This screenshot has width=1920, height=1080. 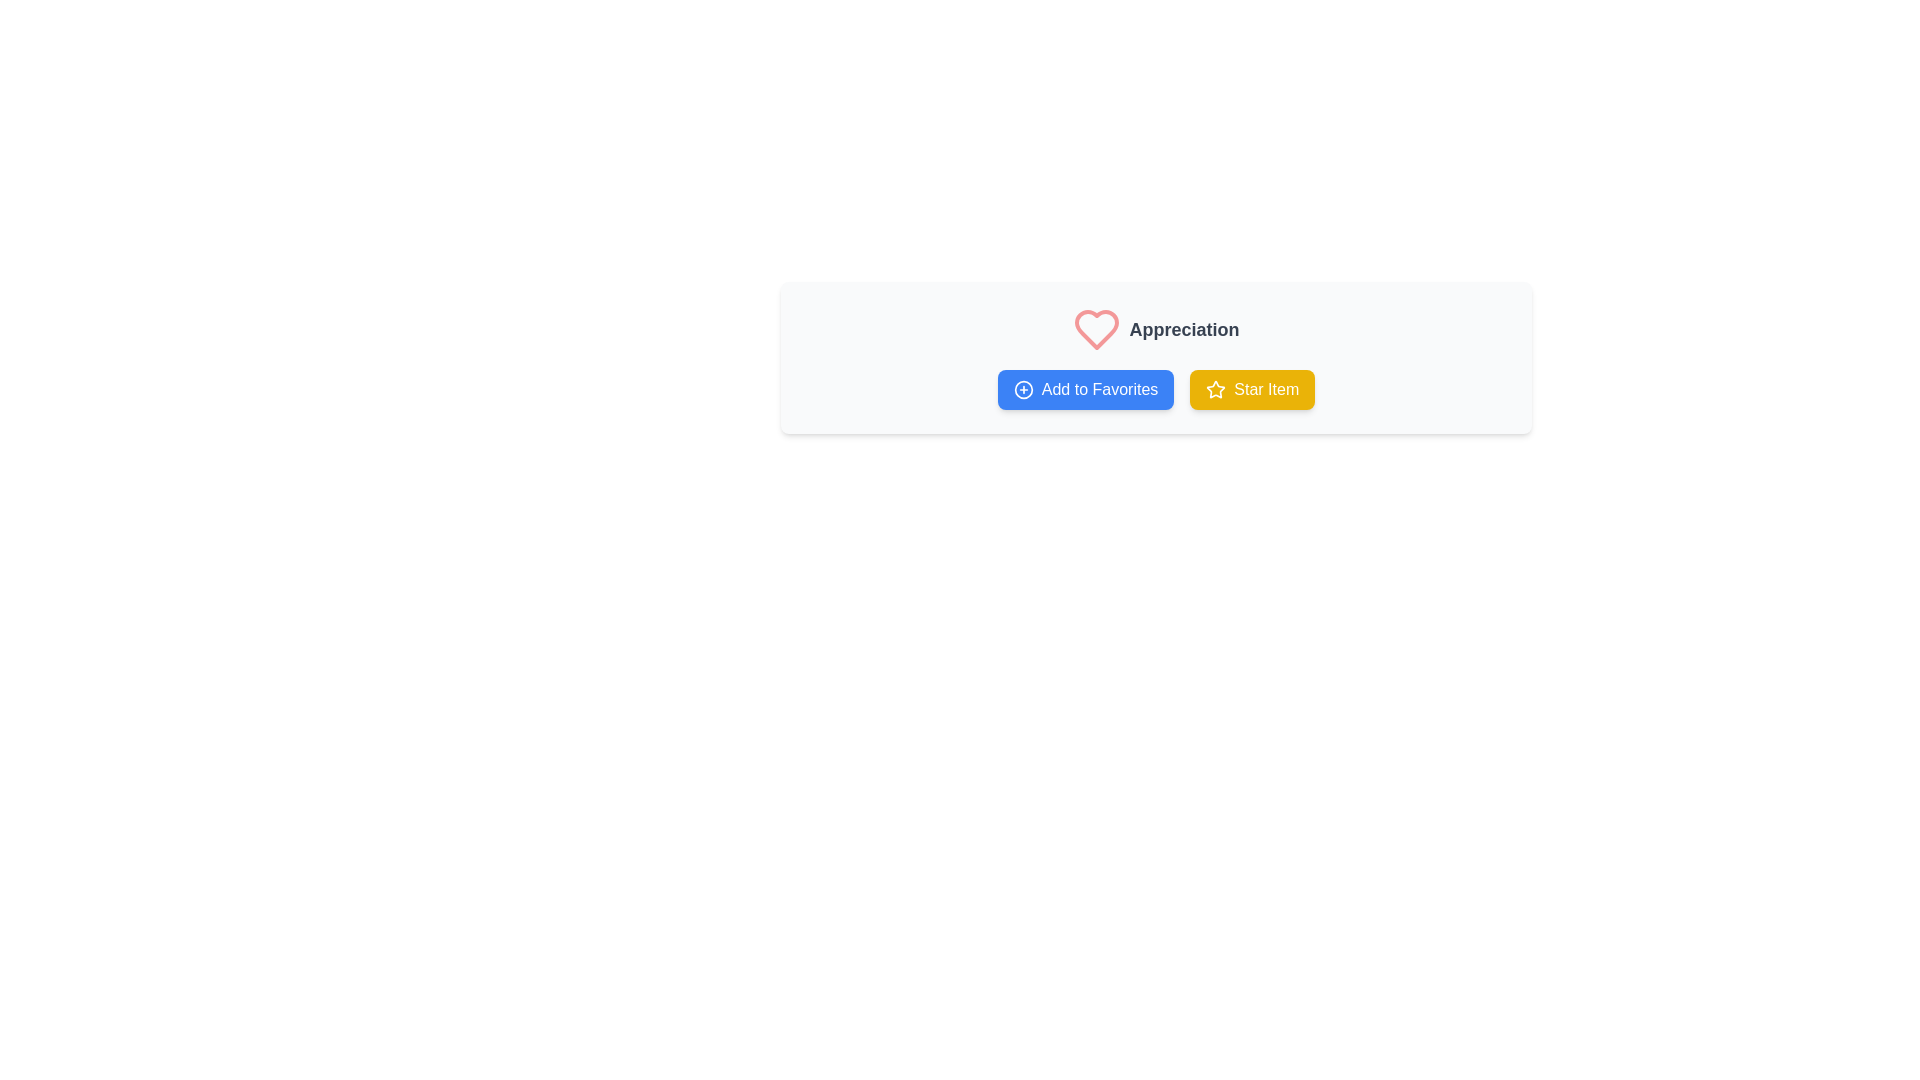 I want to click on the button labeled 'Add to Favorites' which has a blue background, rounded corners, and a white text with a plus sign icon to its left, so click(x=1085, y=389).